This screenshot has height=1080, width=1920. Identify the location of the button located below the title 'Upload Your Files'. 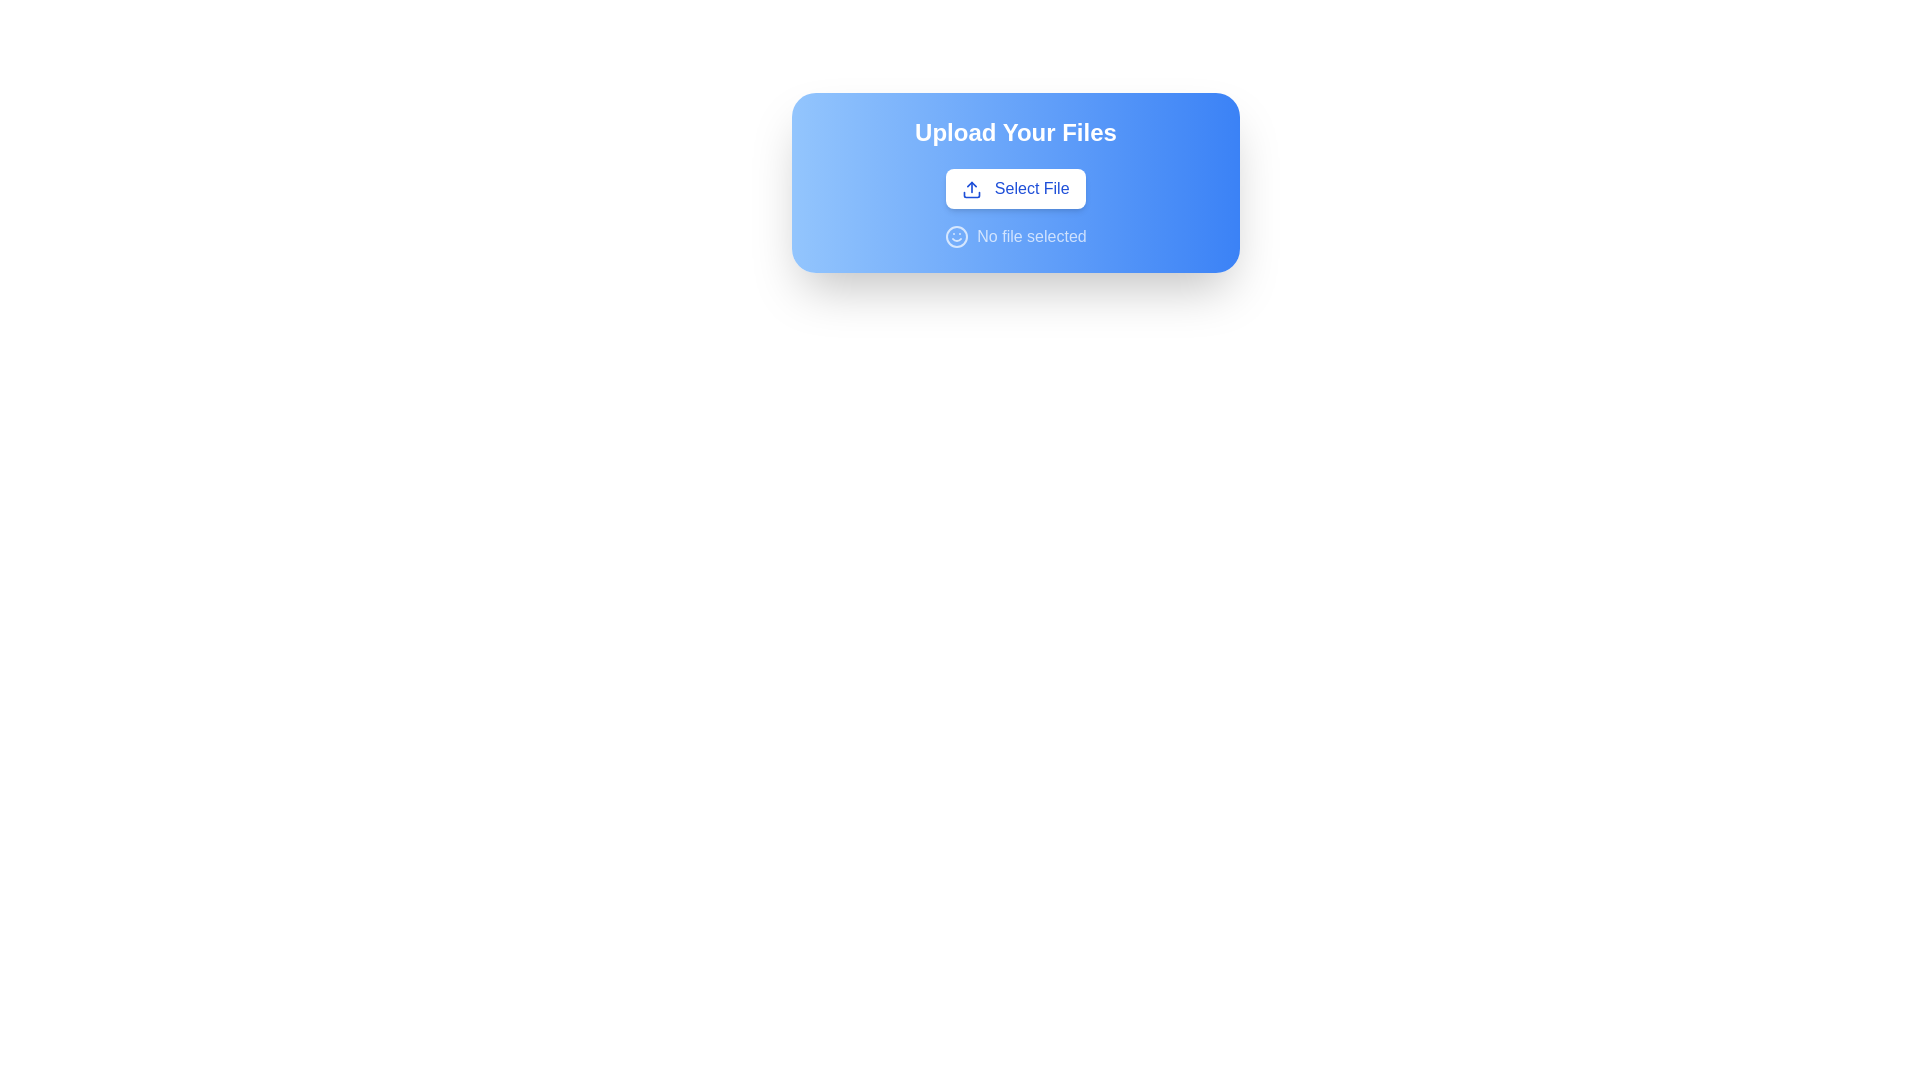
(1016, 189).